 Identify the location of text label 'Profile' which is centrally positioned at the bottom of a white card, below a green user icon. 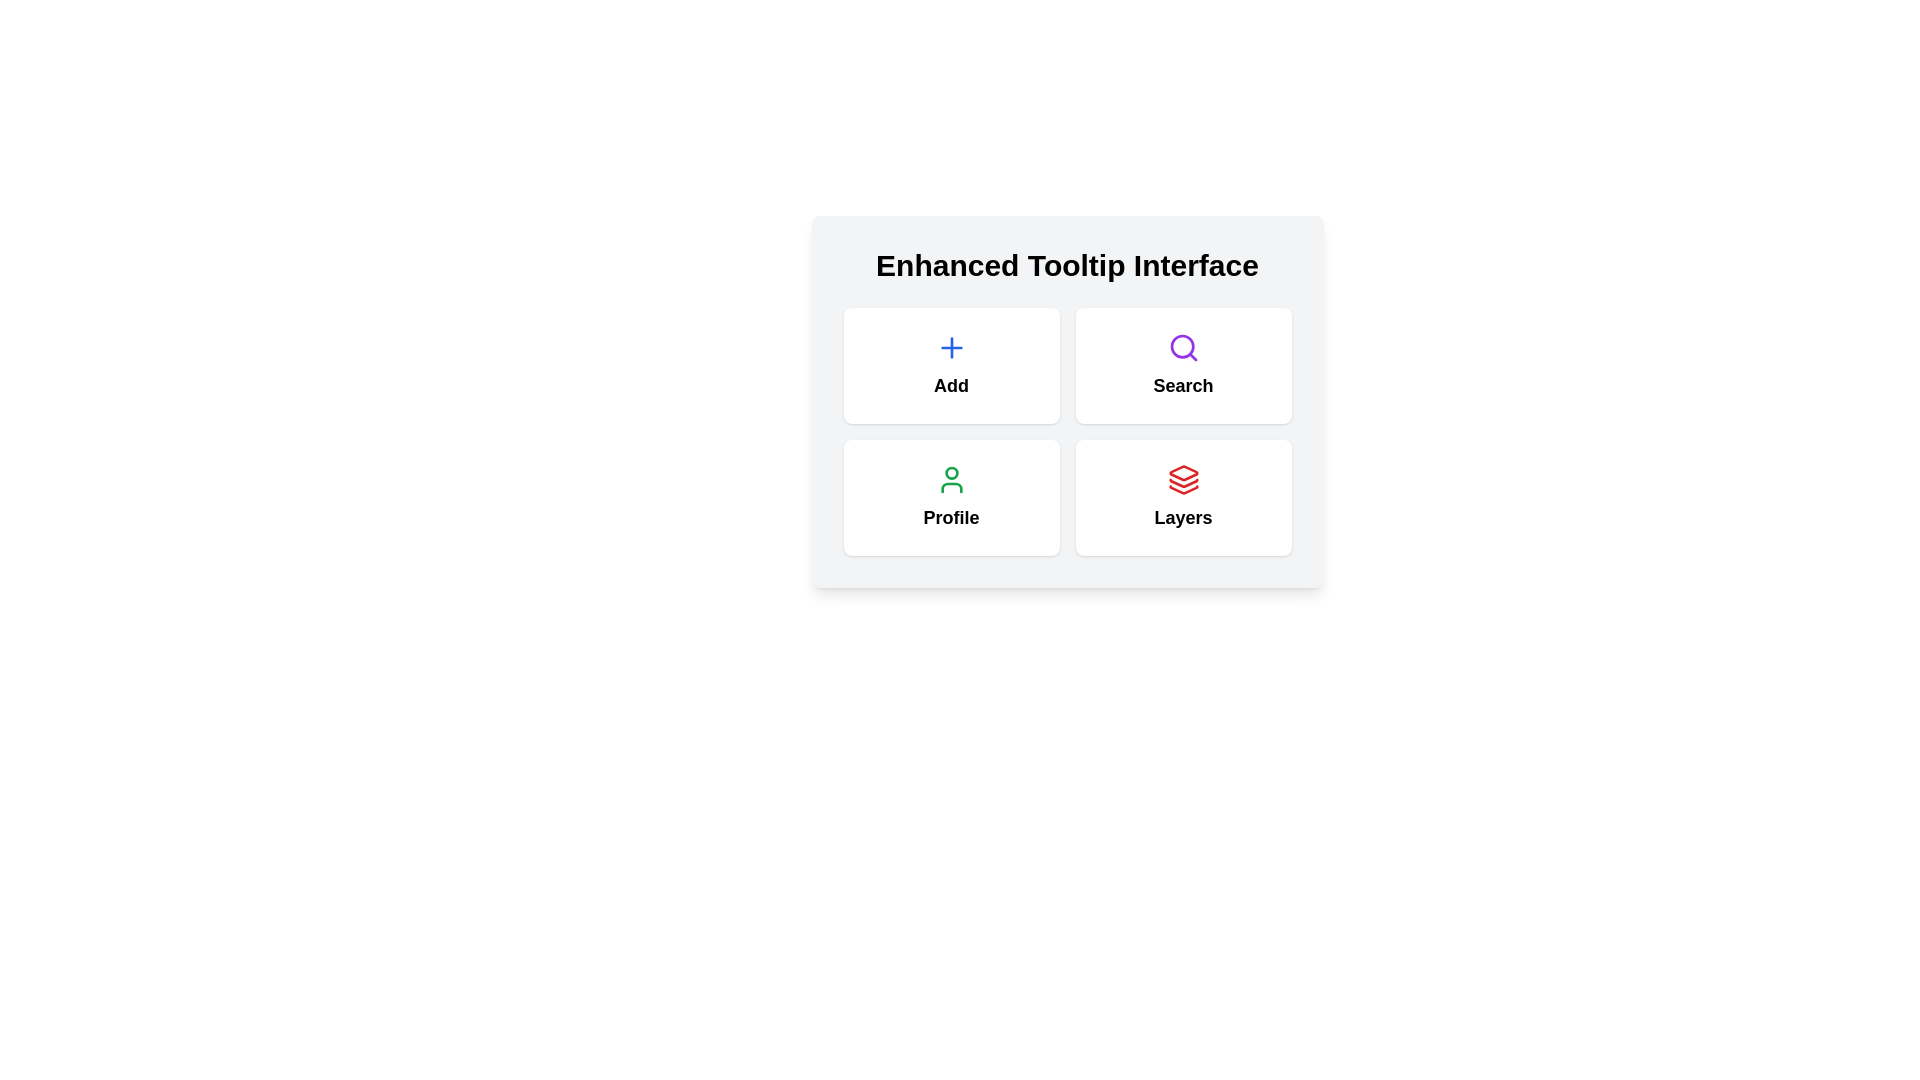
(950, 516).